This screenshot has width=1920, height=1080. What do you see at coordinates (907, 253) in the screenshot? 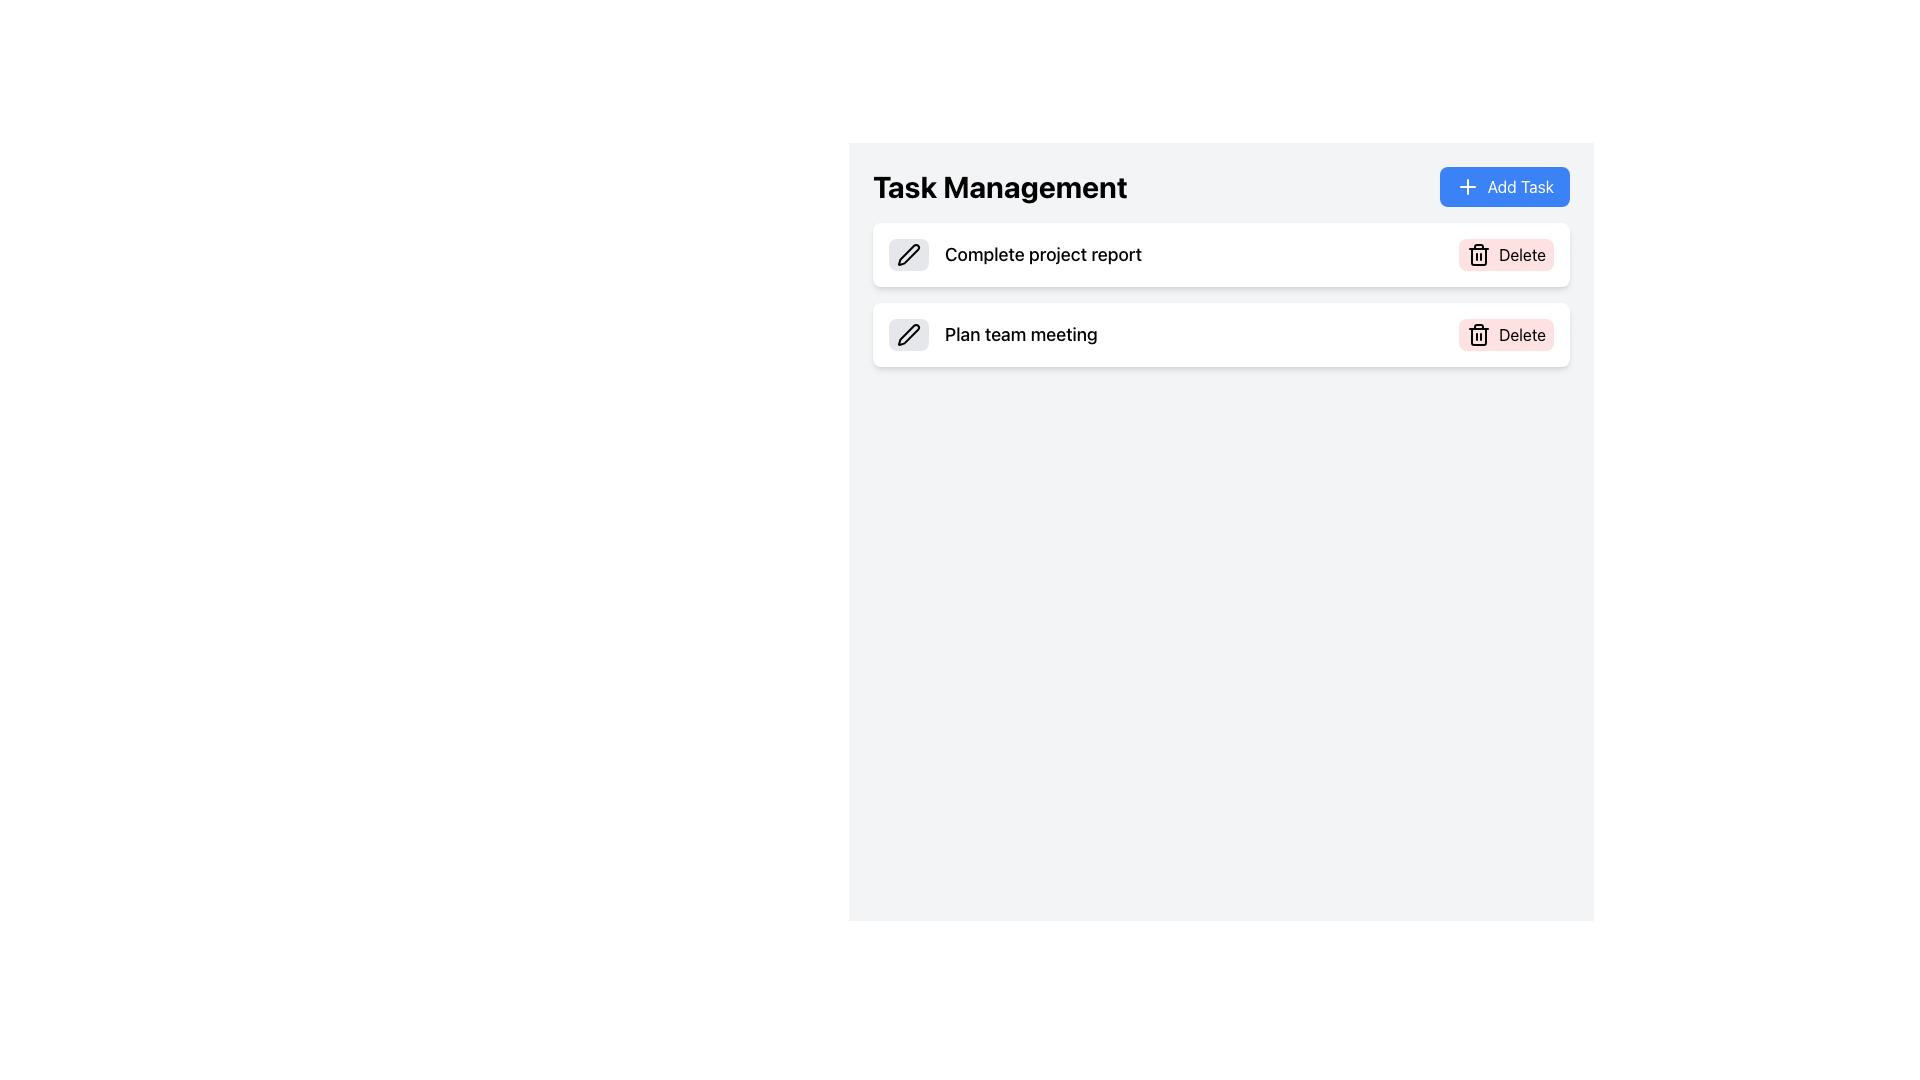
I see `the edit button with an icon associated with the first task entry labeled 'Complete project report' in the 'Task Management' section to highlight it for keyboard interaction` at bounding box center [907, 253].